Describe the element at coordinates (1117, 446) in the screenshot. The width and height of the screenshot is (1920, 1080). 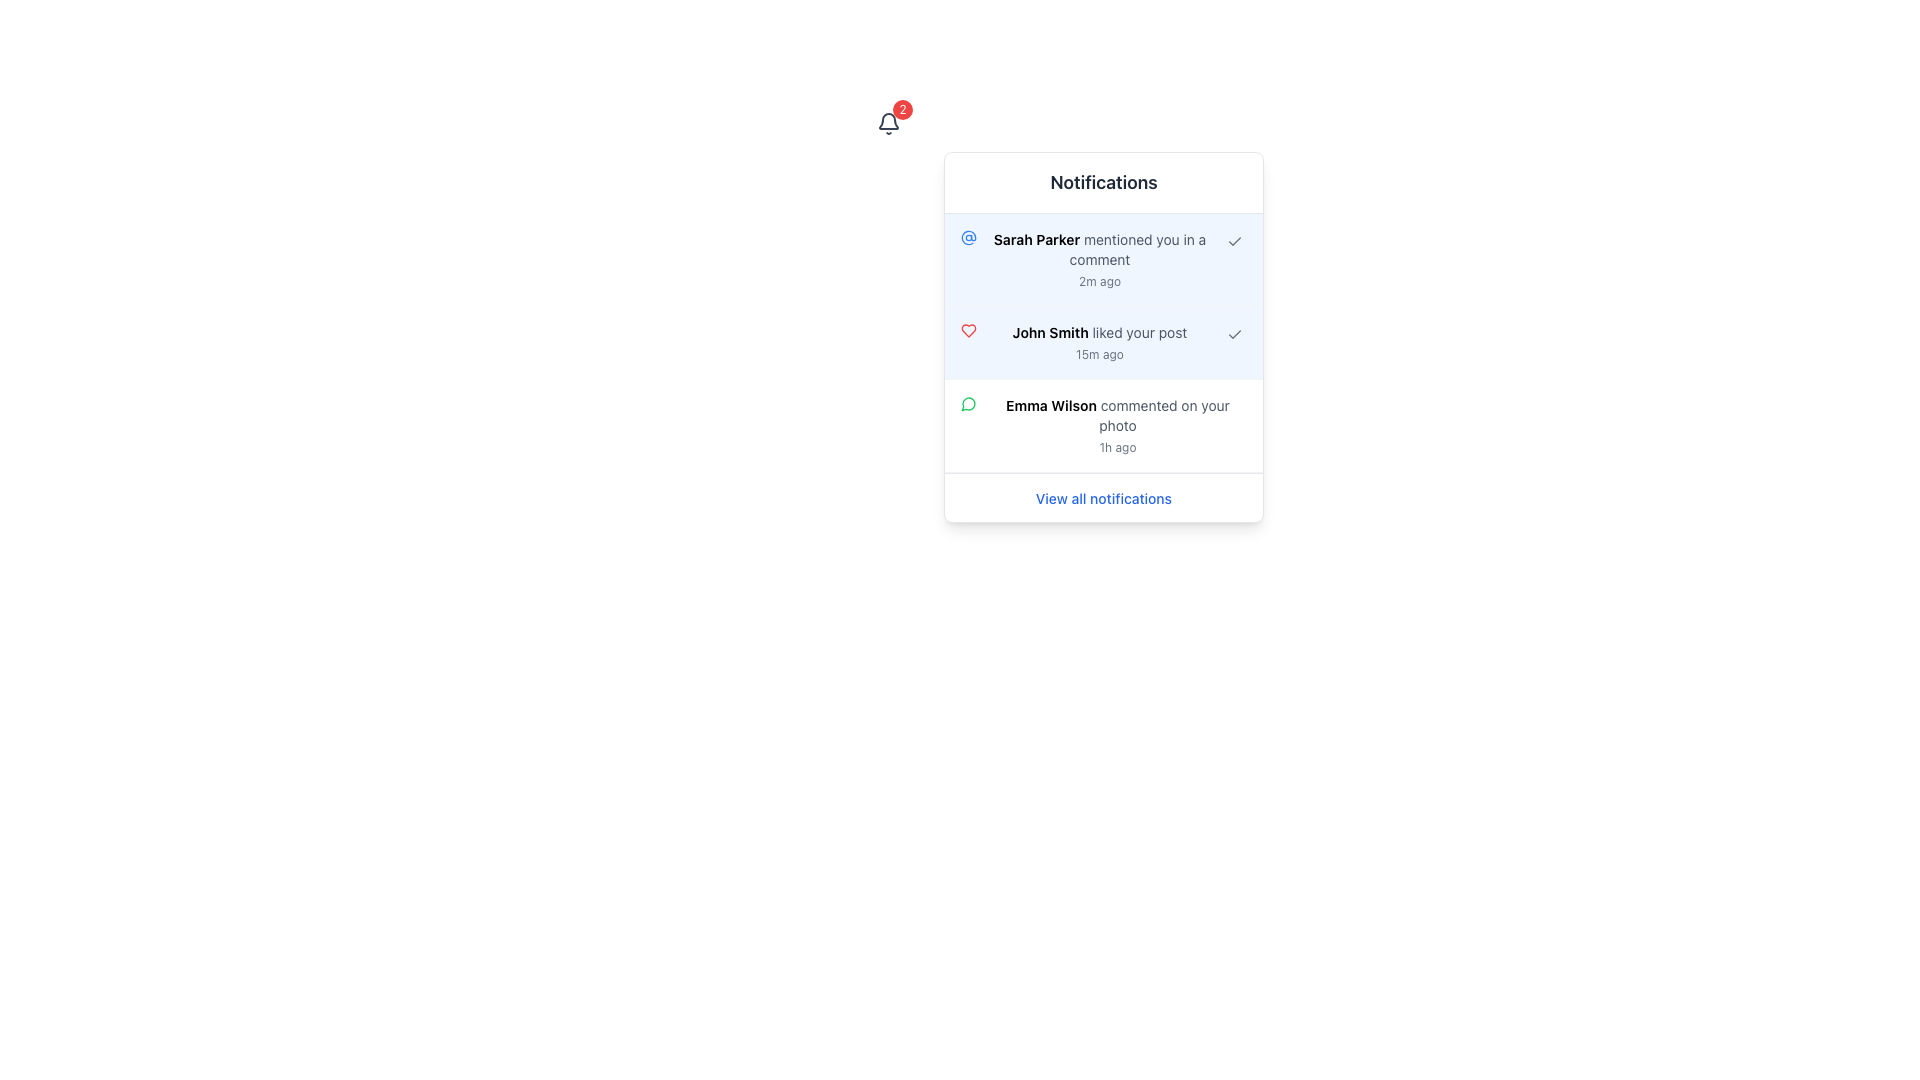
I see `displayed text on the Text Label that indicates the time elapsed since the activity, located below 'Emma Wilson commented on your photo.'` at that location.